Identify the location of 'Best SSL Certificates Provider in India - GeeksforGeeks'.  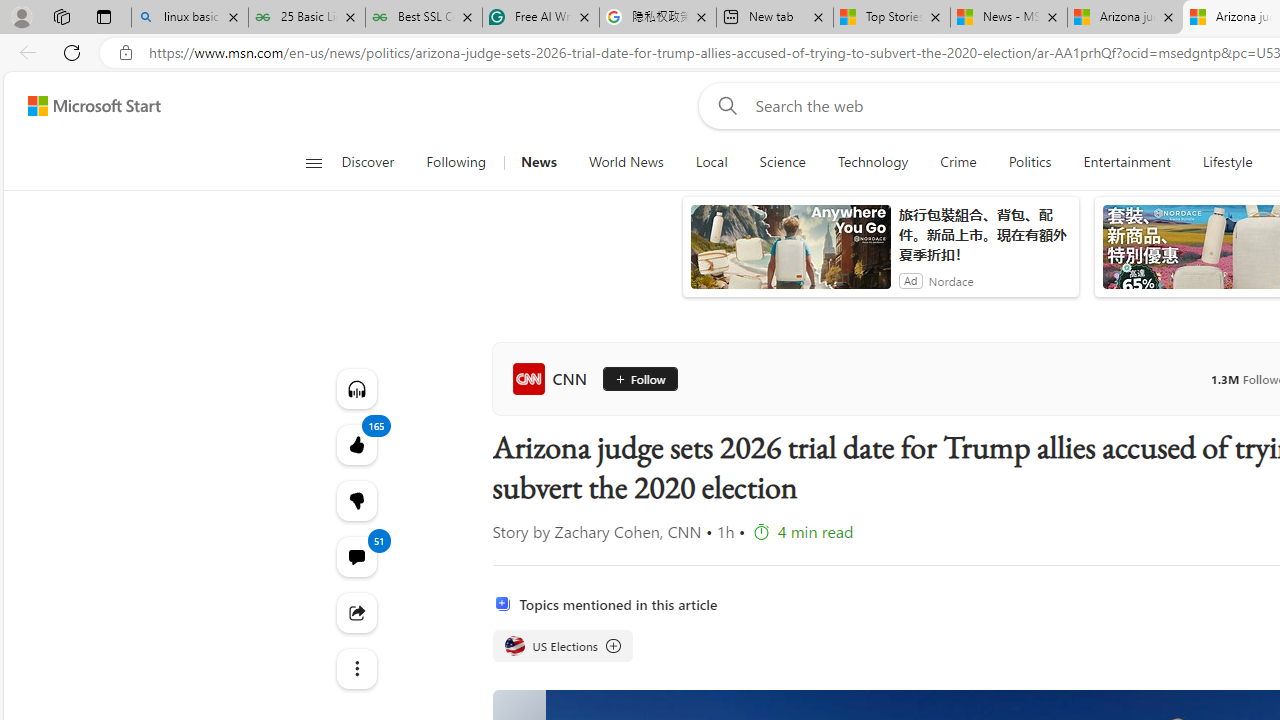
(423, 17).